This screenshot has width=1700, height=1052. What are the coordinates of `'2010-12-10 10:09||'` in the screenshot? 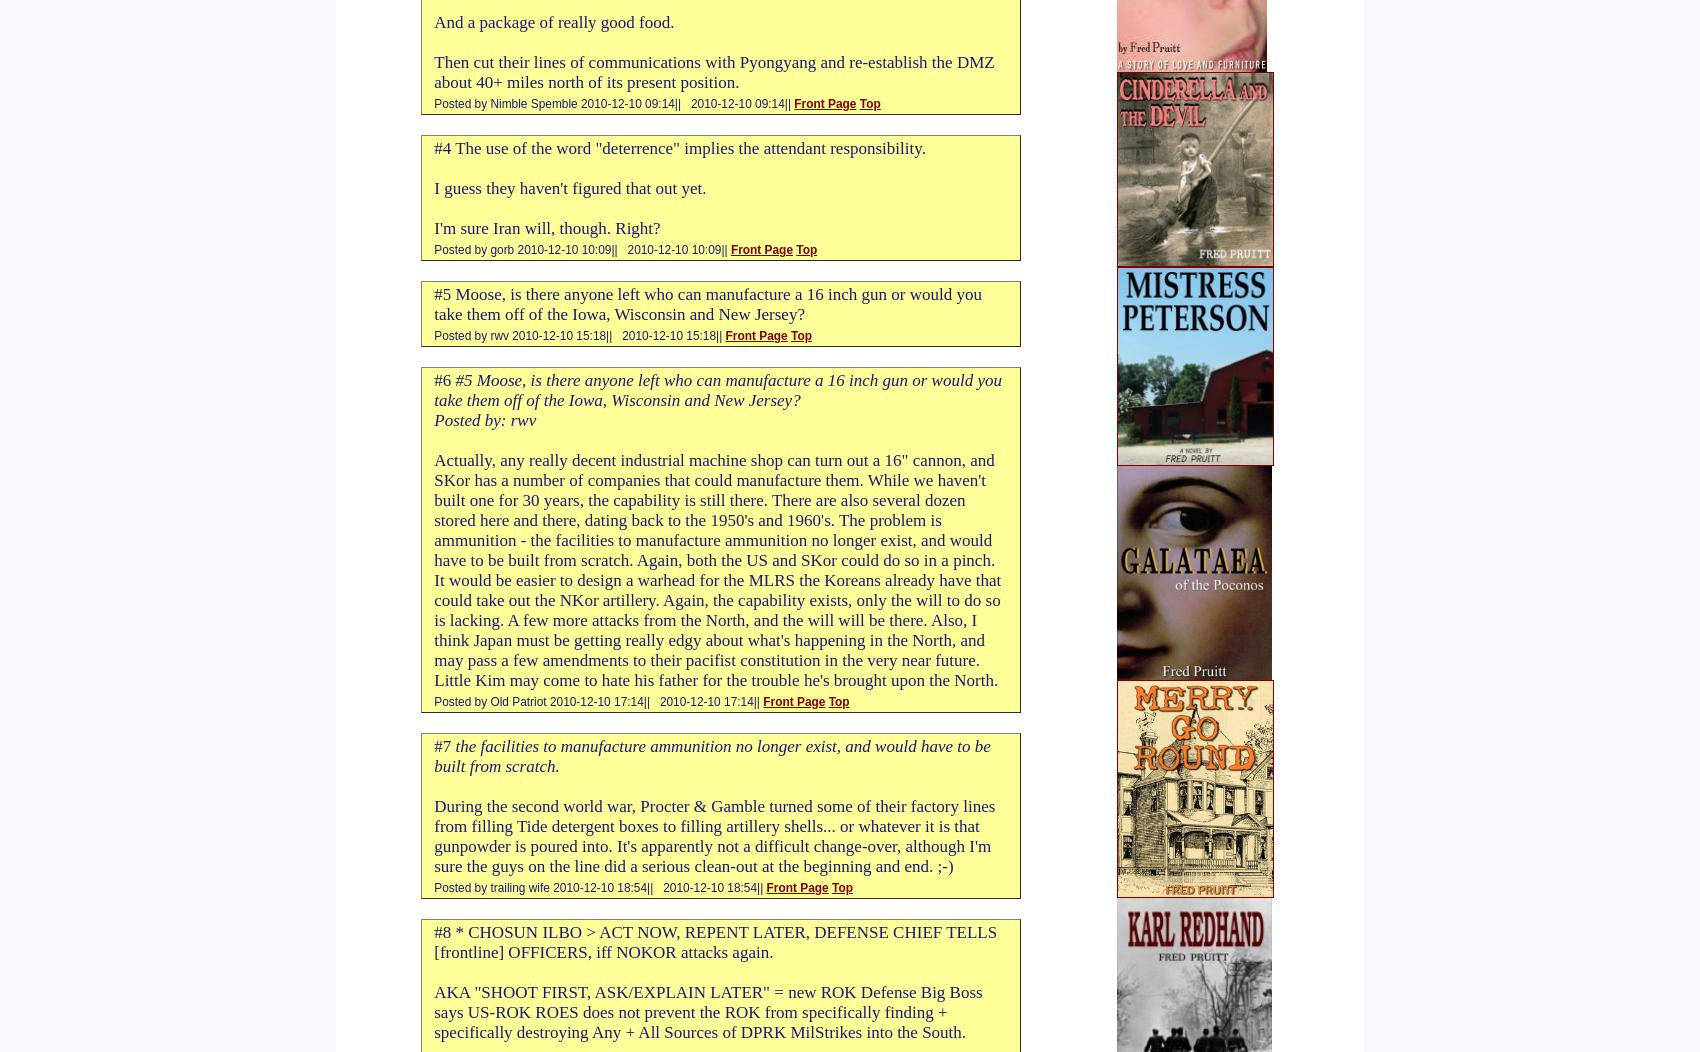 It's located at (675, 248).